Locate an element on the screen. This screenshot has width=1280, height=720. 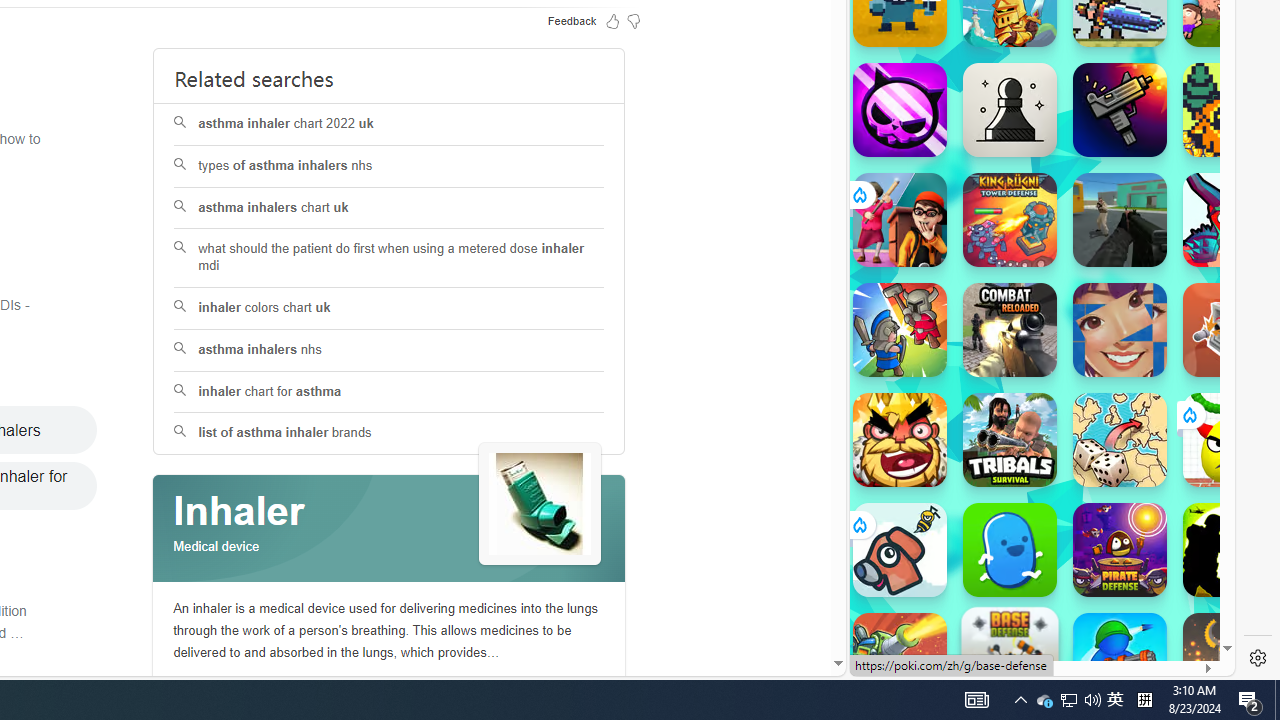
'War Master' is located at coordinates (1120, 659).